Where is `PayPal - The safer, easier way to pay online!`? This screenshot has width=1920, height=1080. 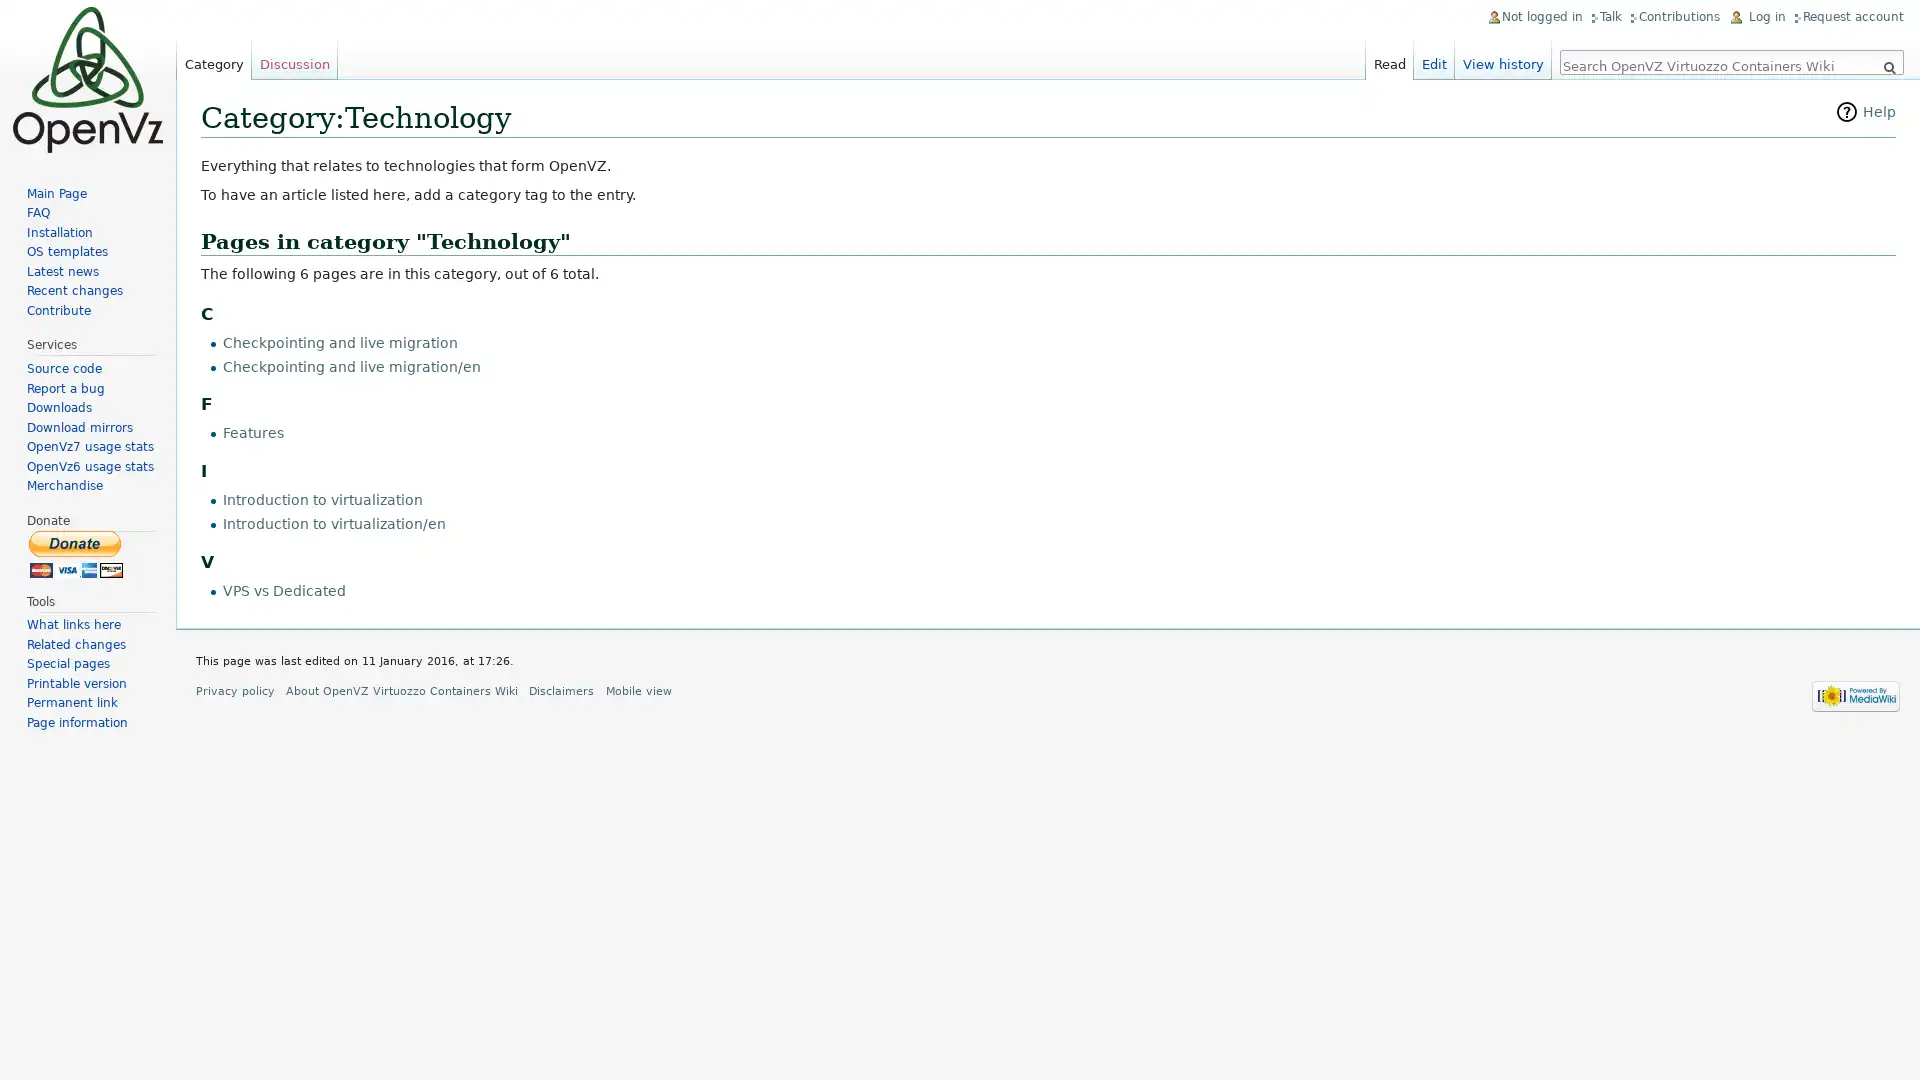
PayPal - The safer, easier way to pay online! is located at coordinates (76, 553).